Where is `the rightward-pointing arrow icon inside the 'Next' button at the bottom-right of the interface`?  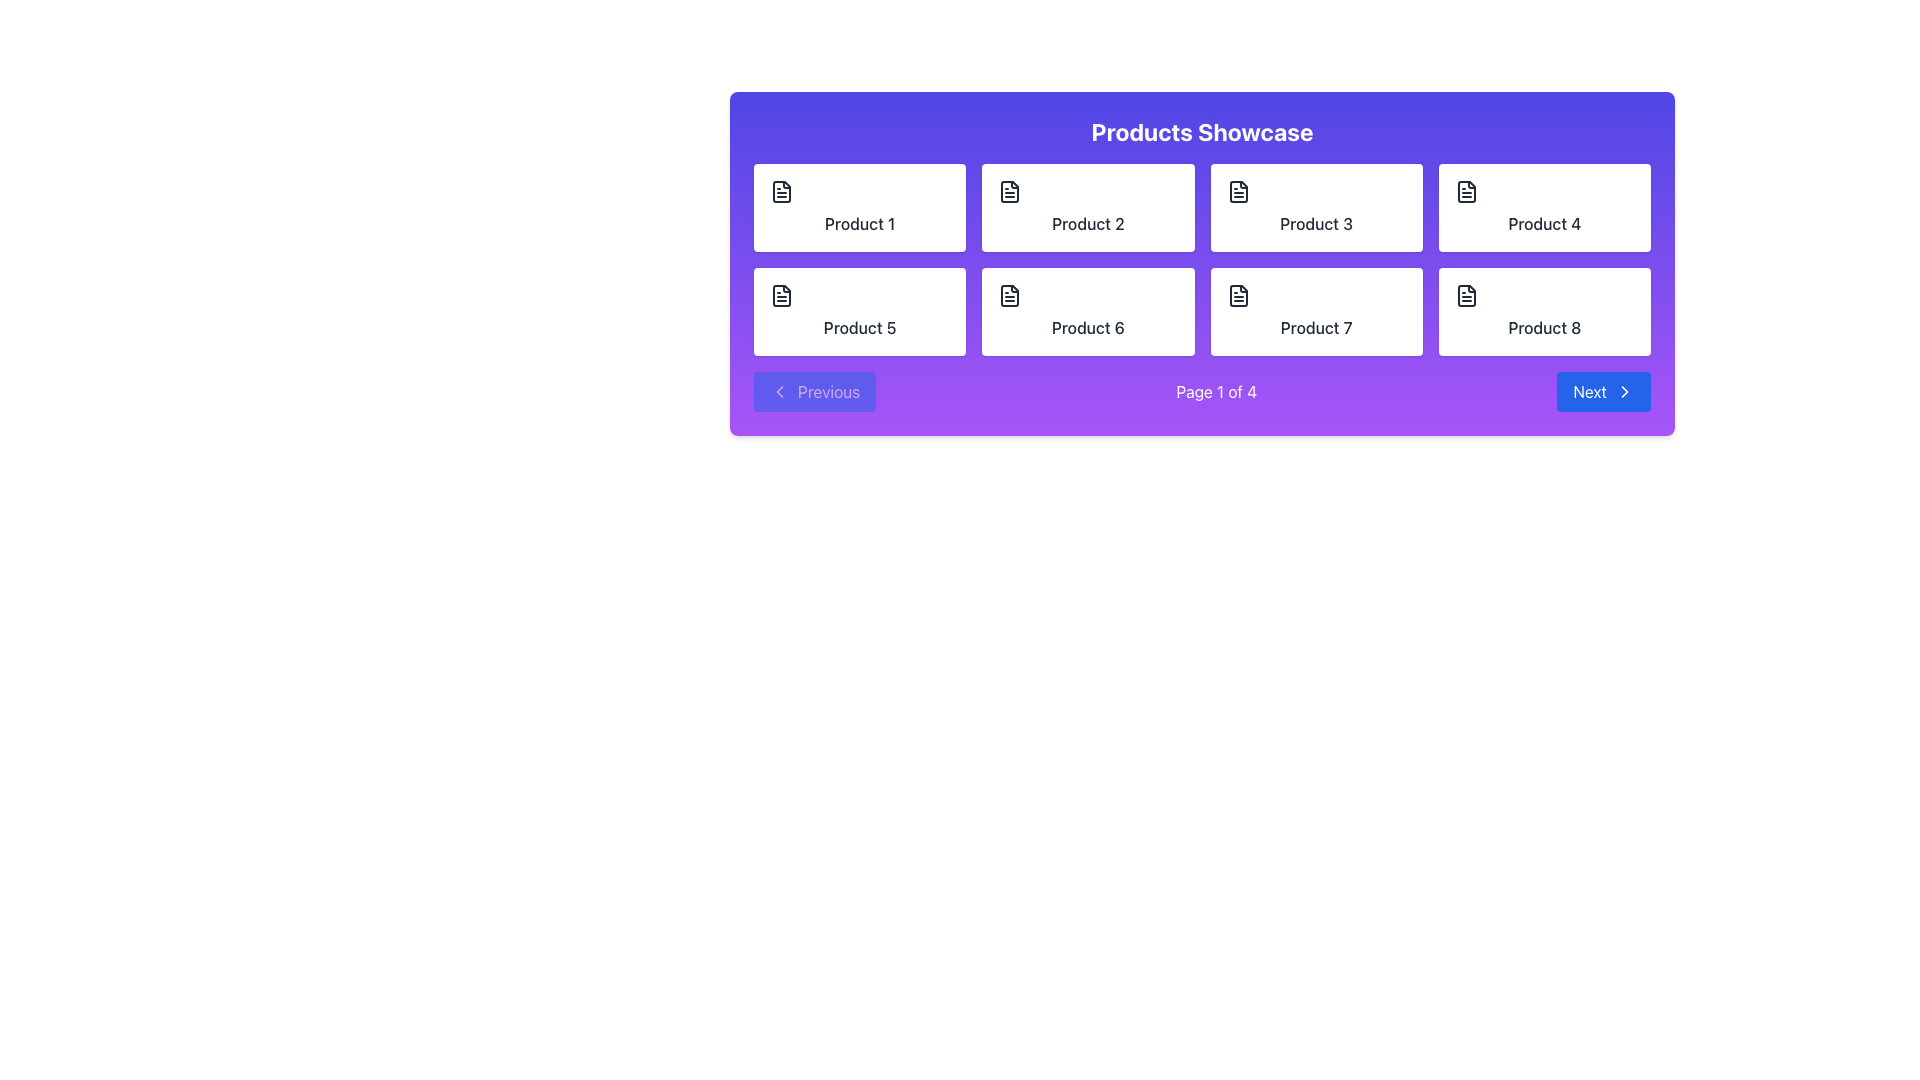 the rightward-pointing arrow icon inside the 'Next' button at the bottom-right of the interface is located at coordinates (1624, 392).